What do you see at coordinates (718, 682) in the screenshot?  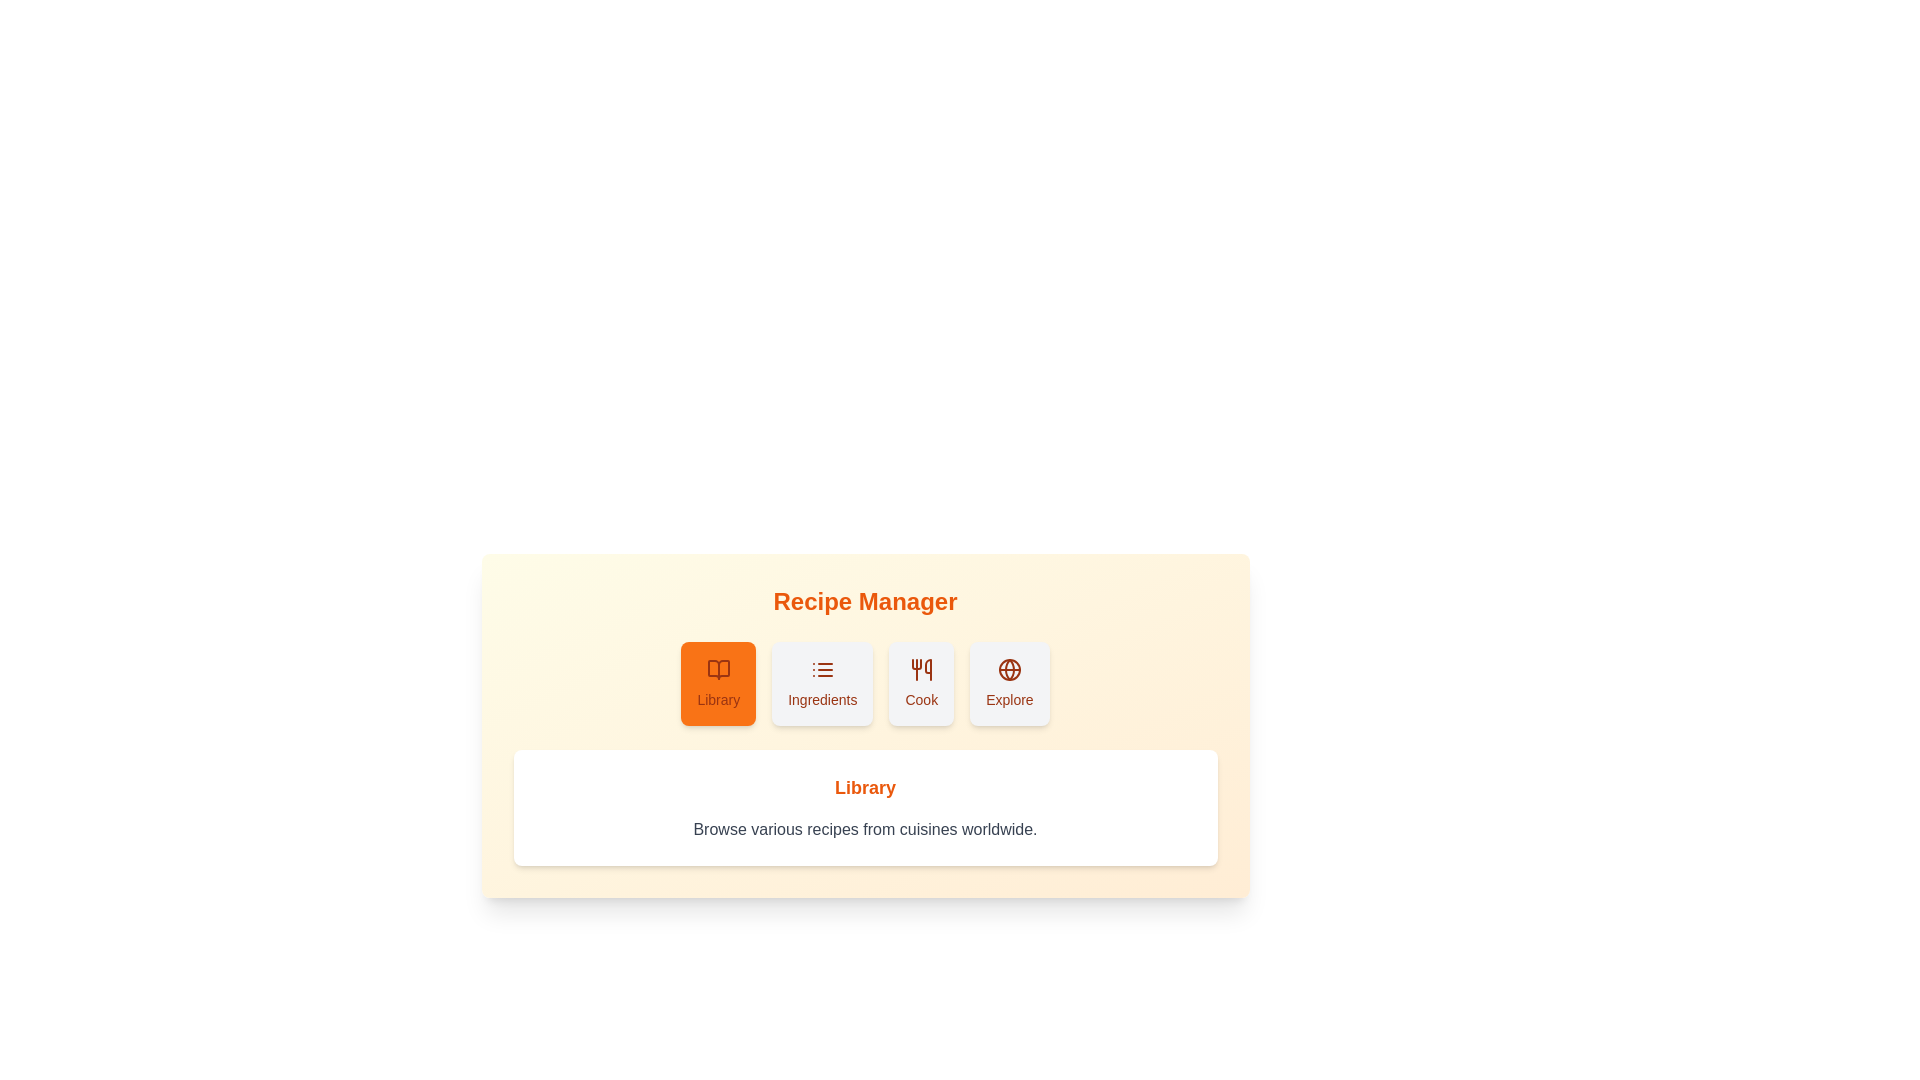 I see `the Library tab to view its content` at bounding box center [718, 682].